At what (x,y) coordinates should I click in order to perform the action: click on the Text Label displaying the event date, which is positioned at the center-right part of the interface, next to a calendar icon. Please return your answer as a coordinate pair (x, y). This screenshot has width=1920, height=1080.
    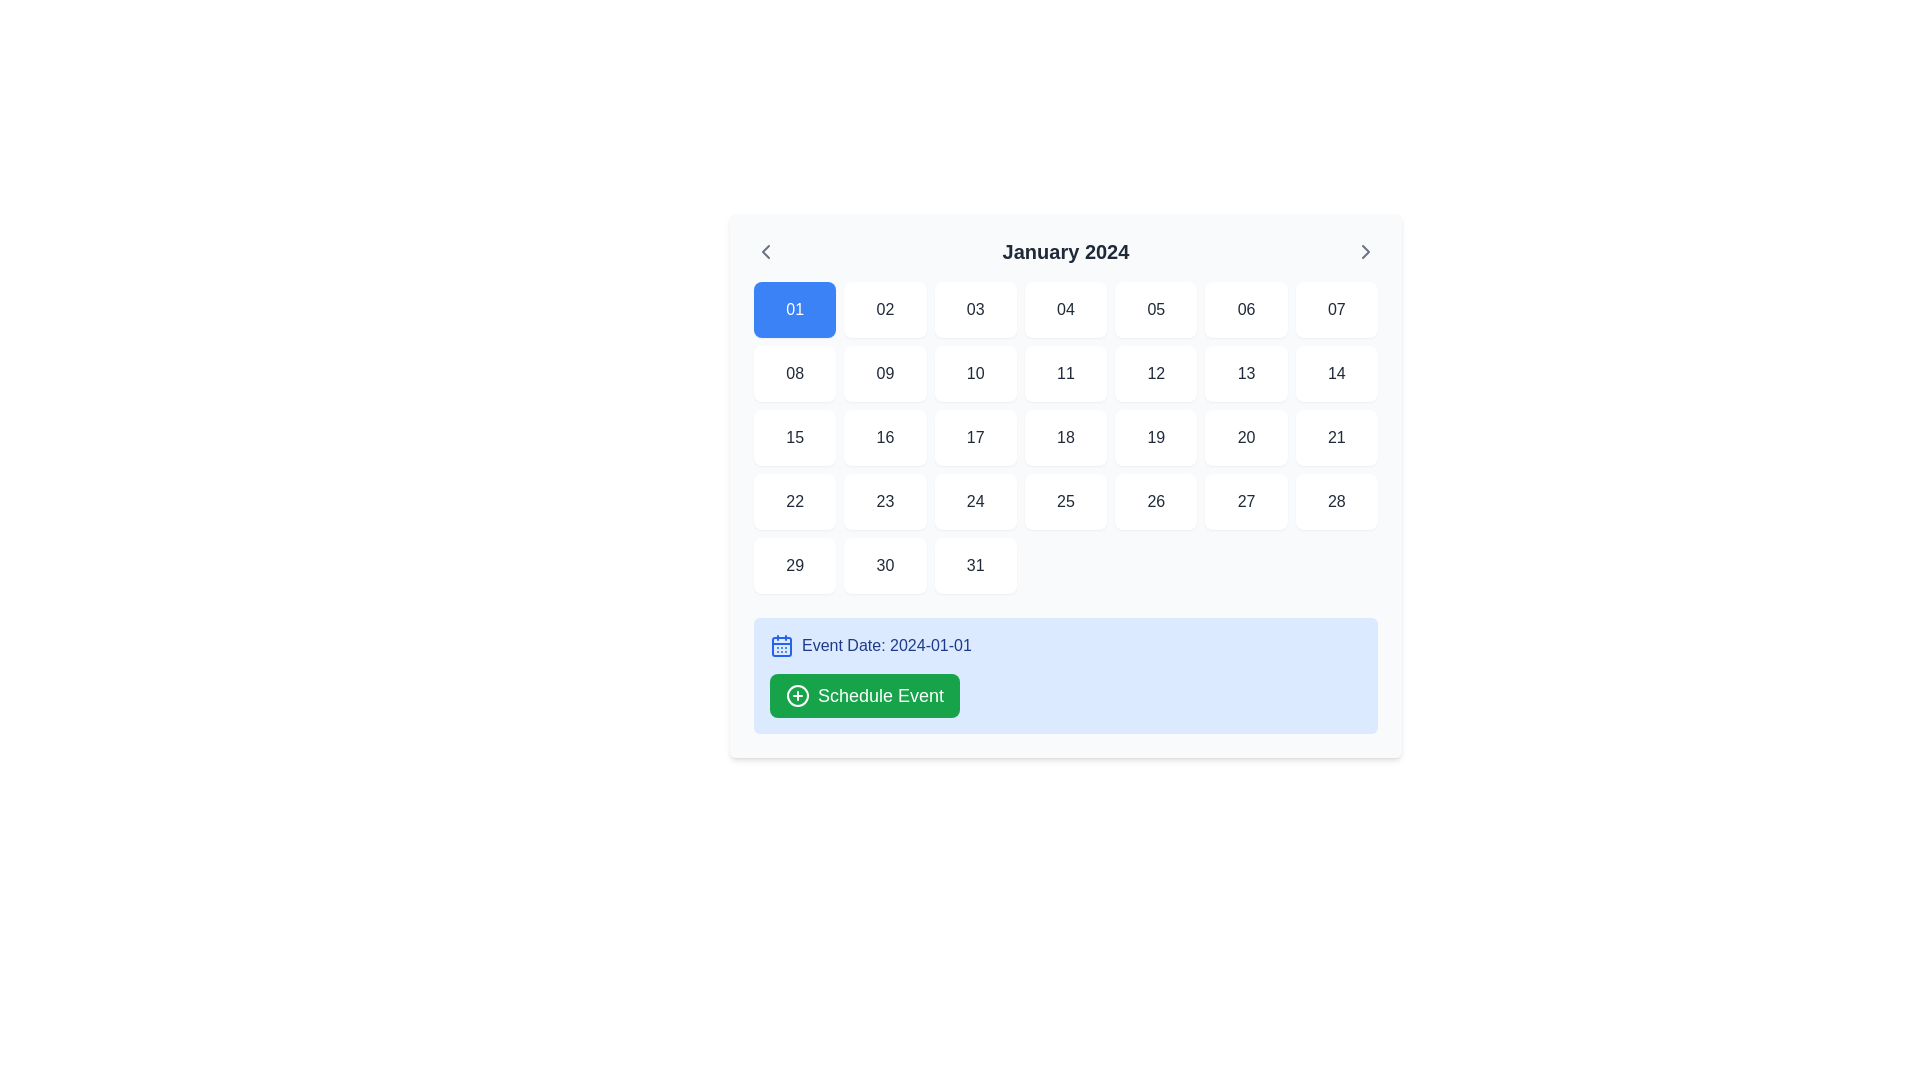
    Looking at the image, I should click on (886, 645).